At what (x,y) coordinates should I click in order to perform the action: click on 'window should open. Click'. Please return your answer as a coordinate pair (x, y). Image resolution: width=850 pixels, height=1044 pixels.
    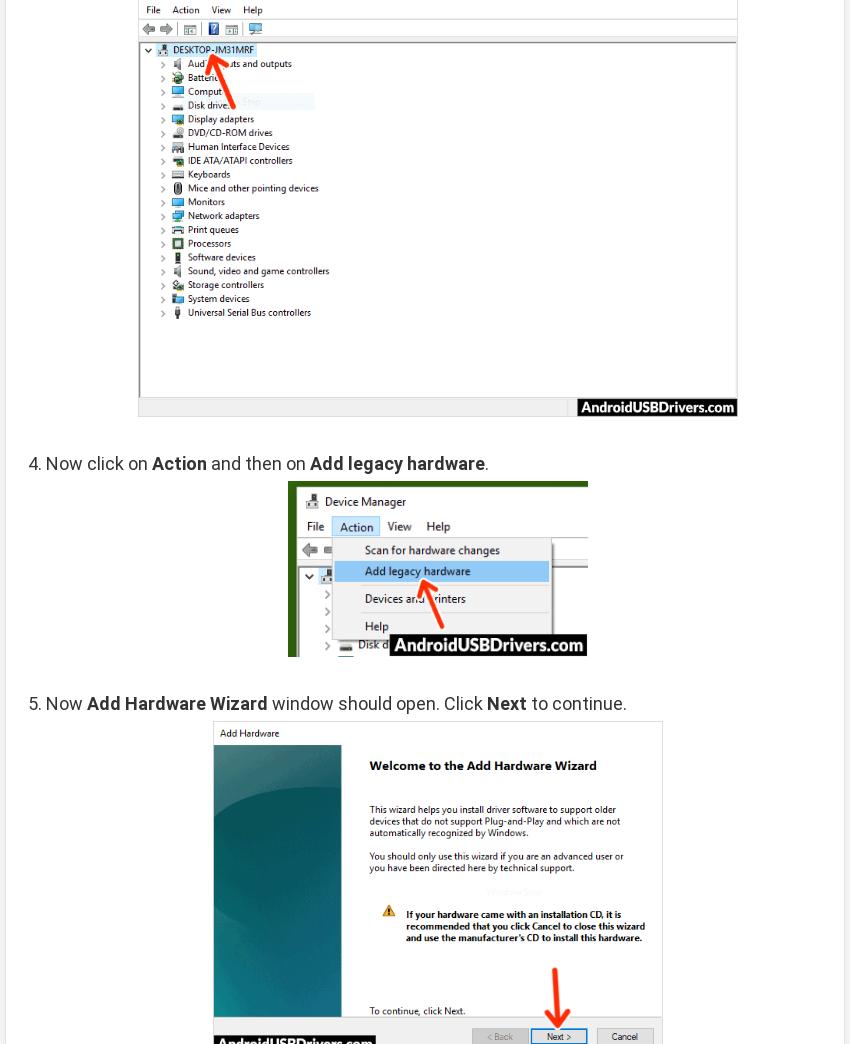
    Looking at the image, I should click on (376, 701).